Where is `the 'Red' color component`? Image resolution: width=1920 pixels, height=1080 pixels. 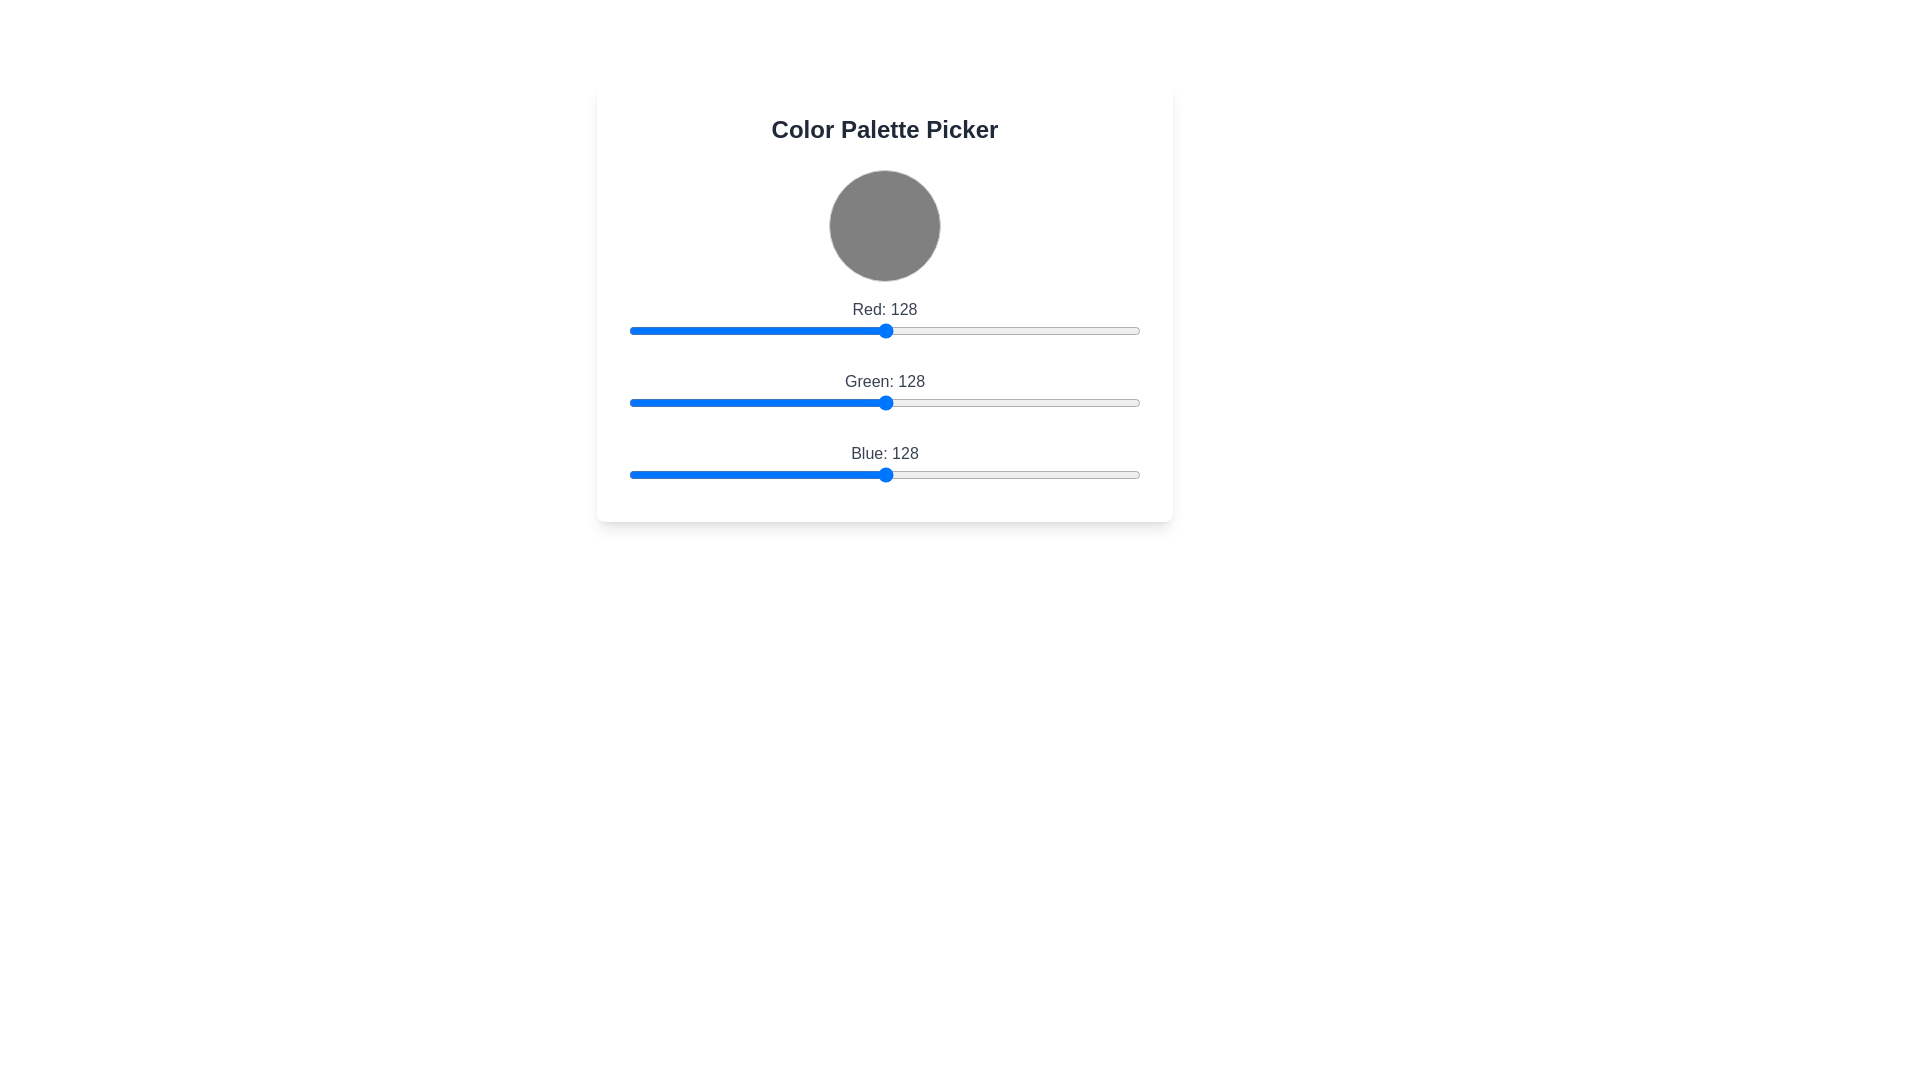 the 'Red' color component is located at coordinates (1101, 330).